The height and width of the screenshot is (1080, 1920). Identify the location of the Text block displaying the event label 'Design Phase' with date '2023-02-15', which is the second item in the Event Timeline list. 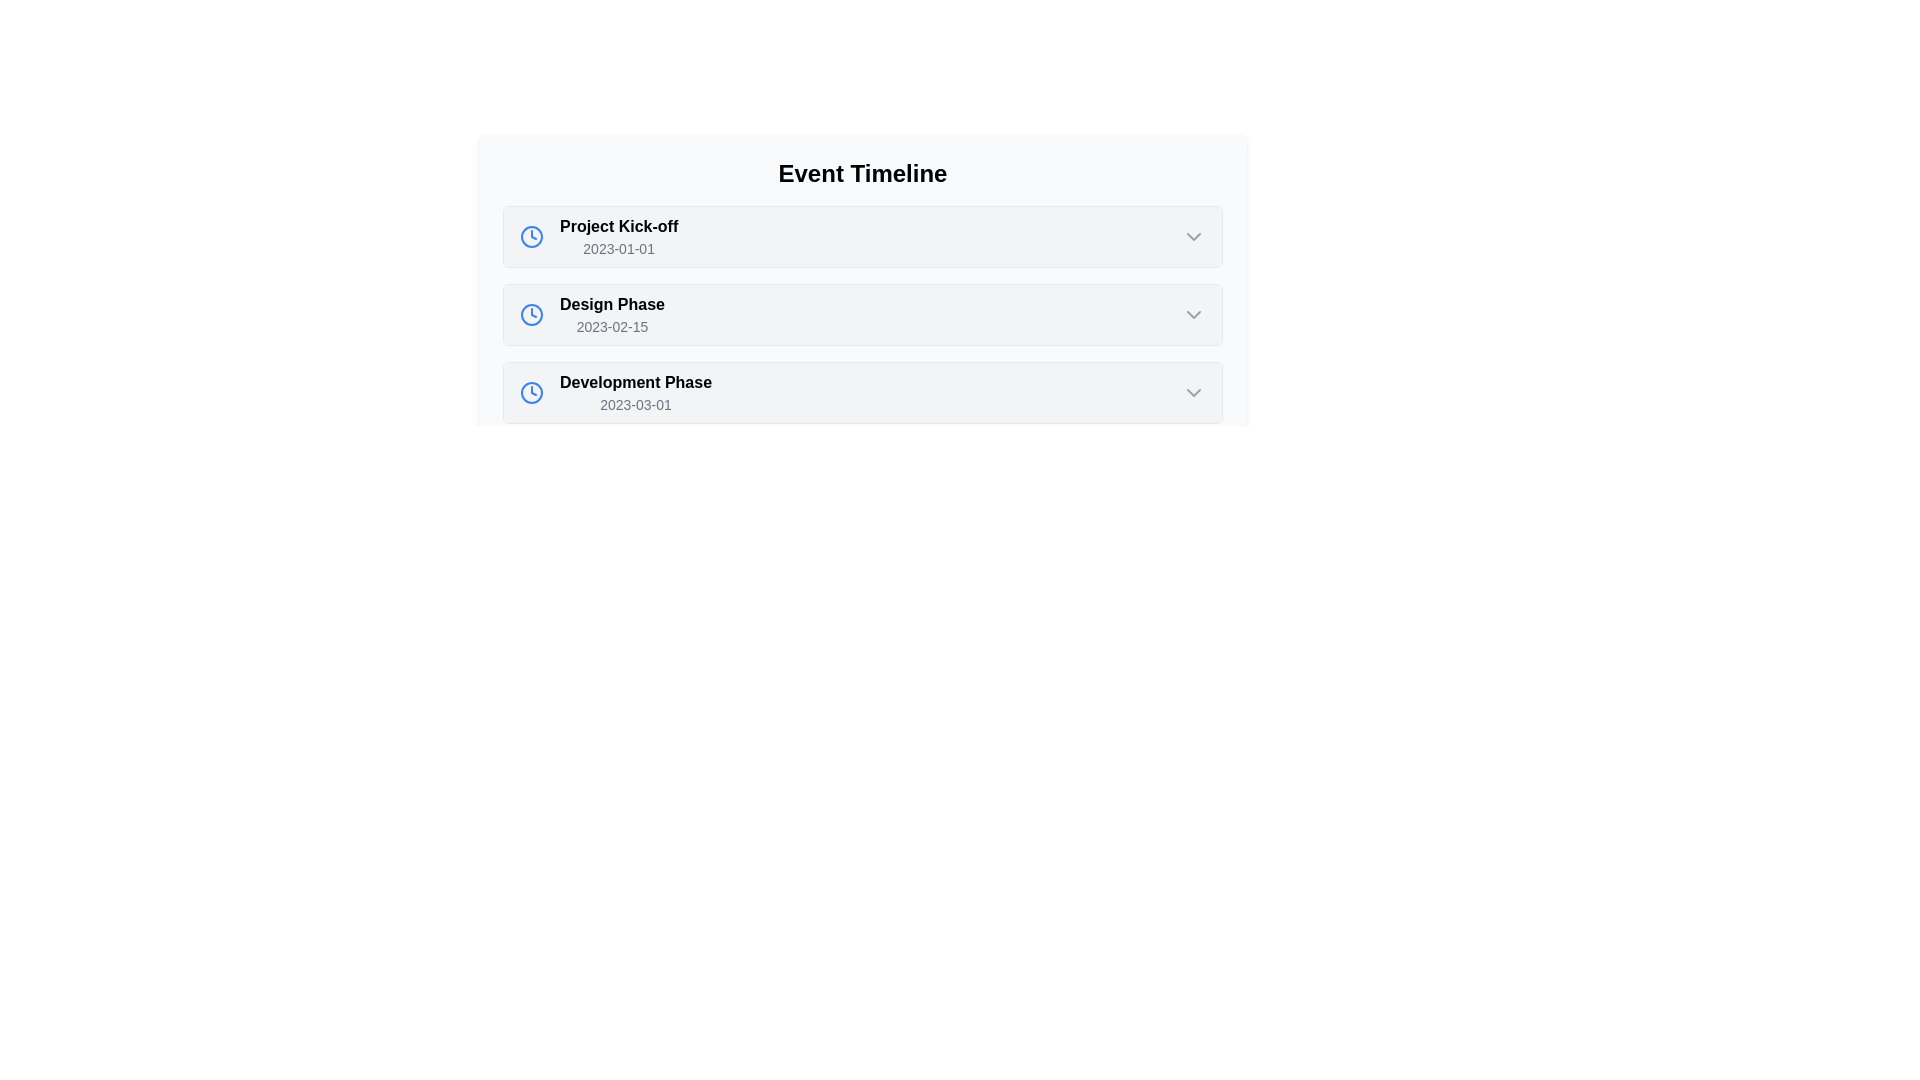
(611, 315).